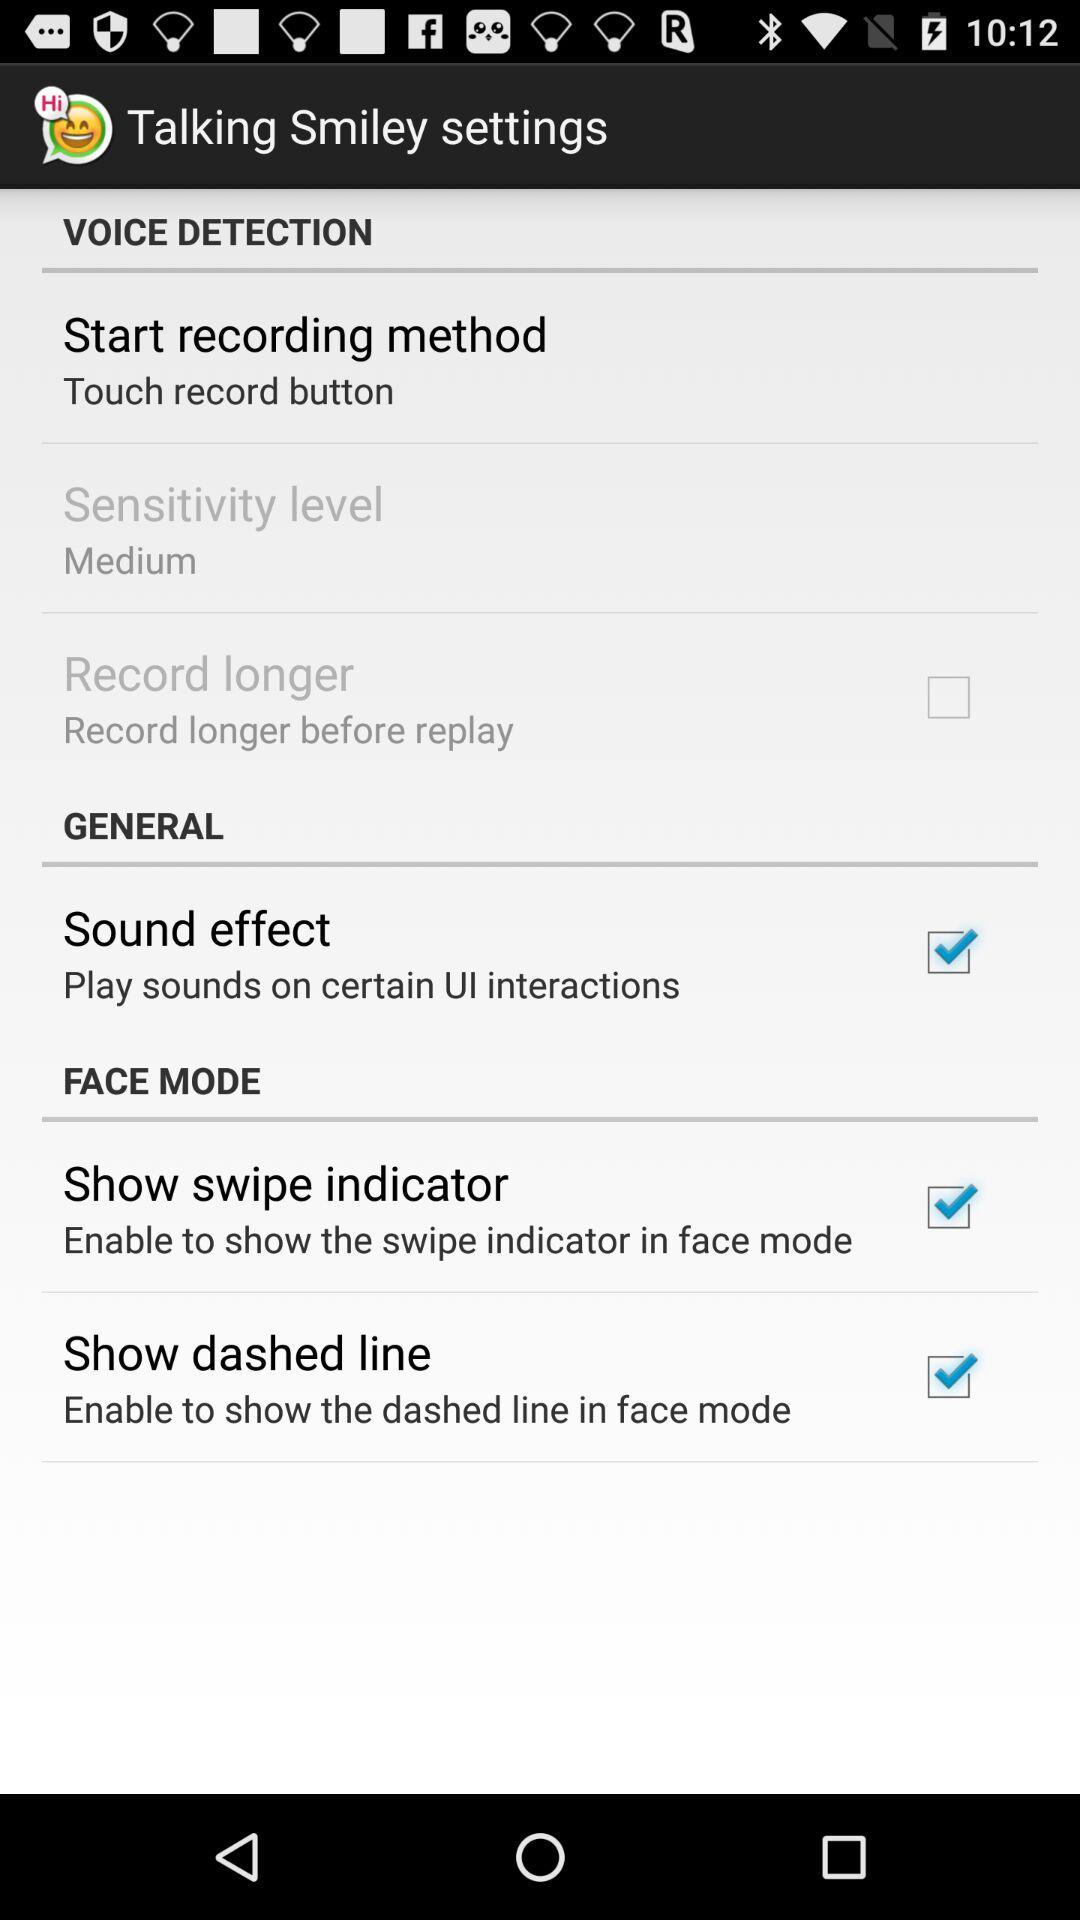 This screenshot has height=1920, width=1080. I want to click on icon below sensitivity level app, so click(130, 559).